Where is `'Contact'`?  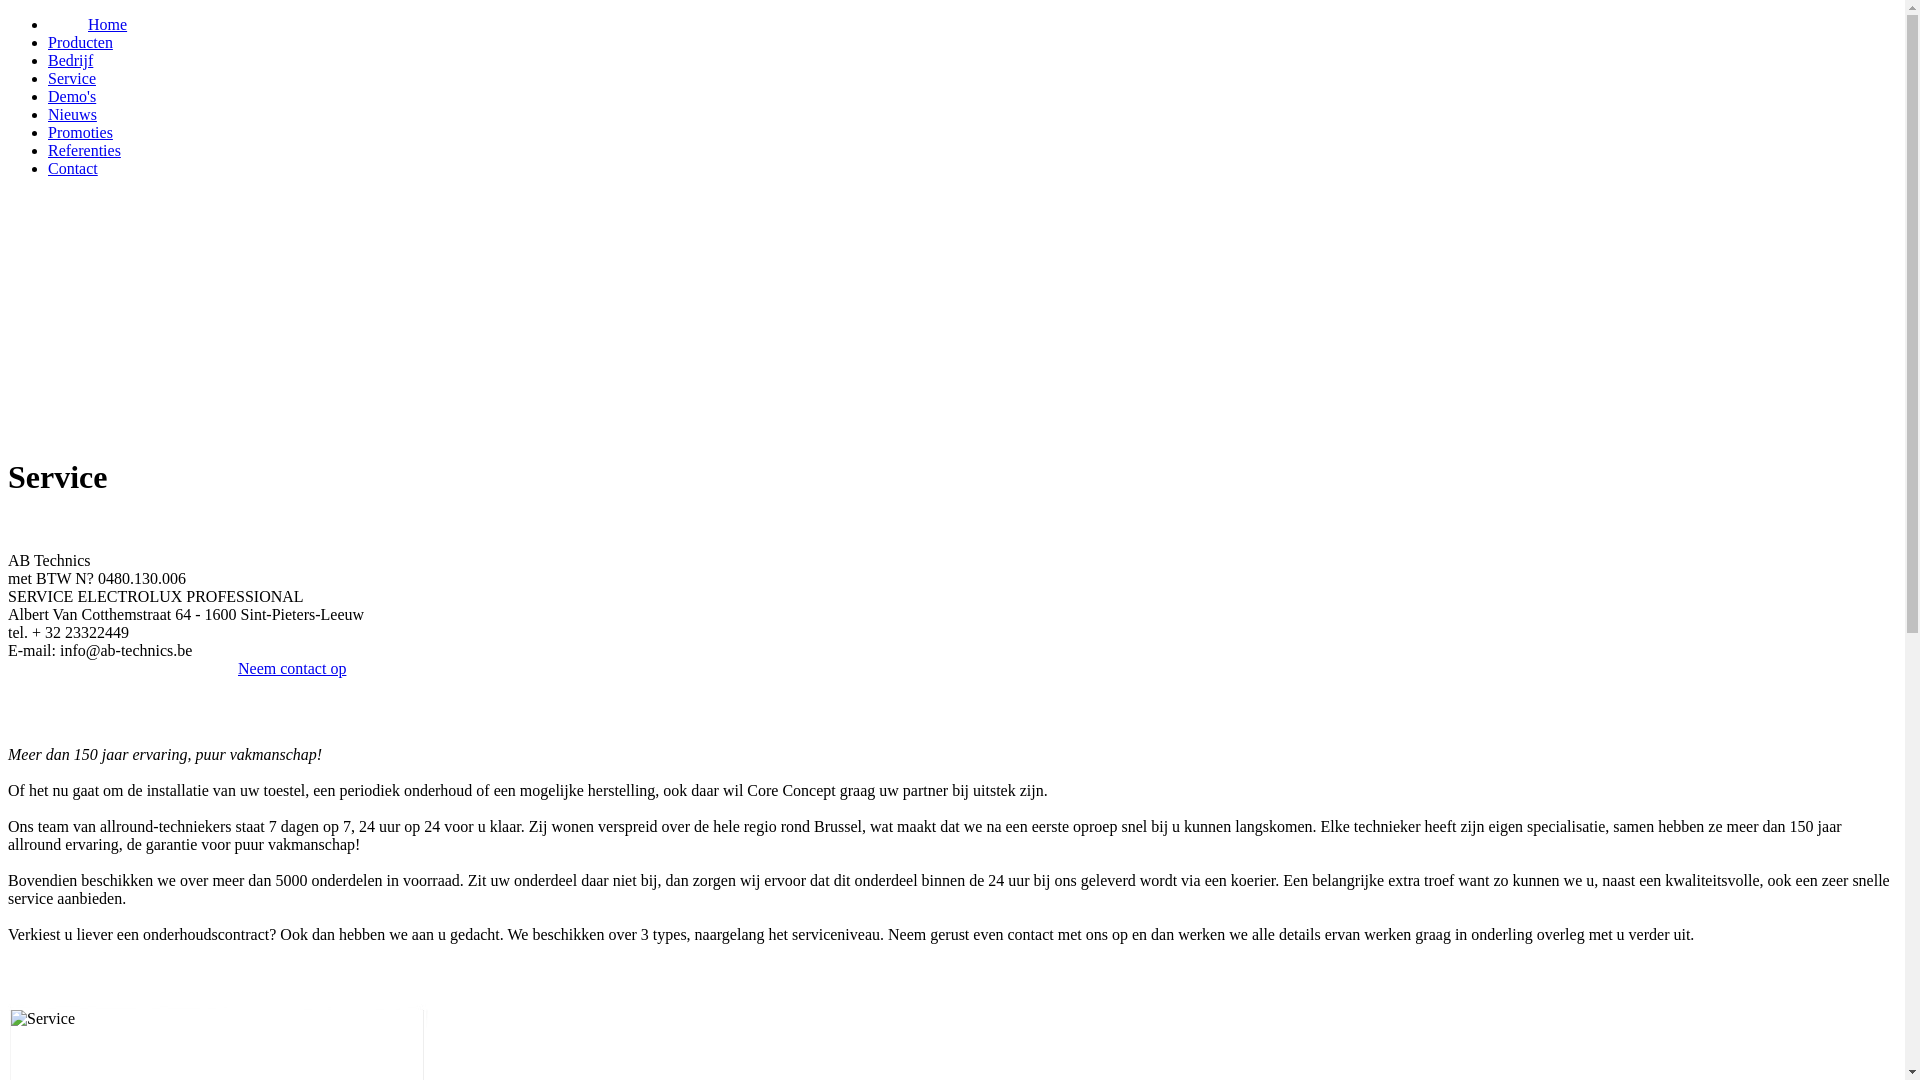 'Contact' is located at coordinates (72, 167).